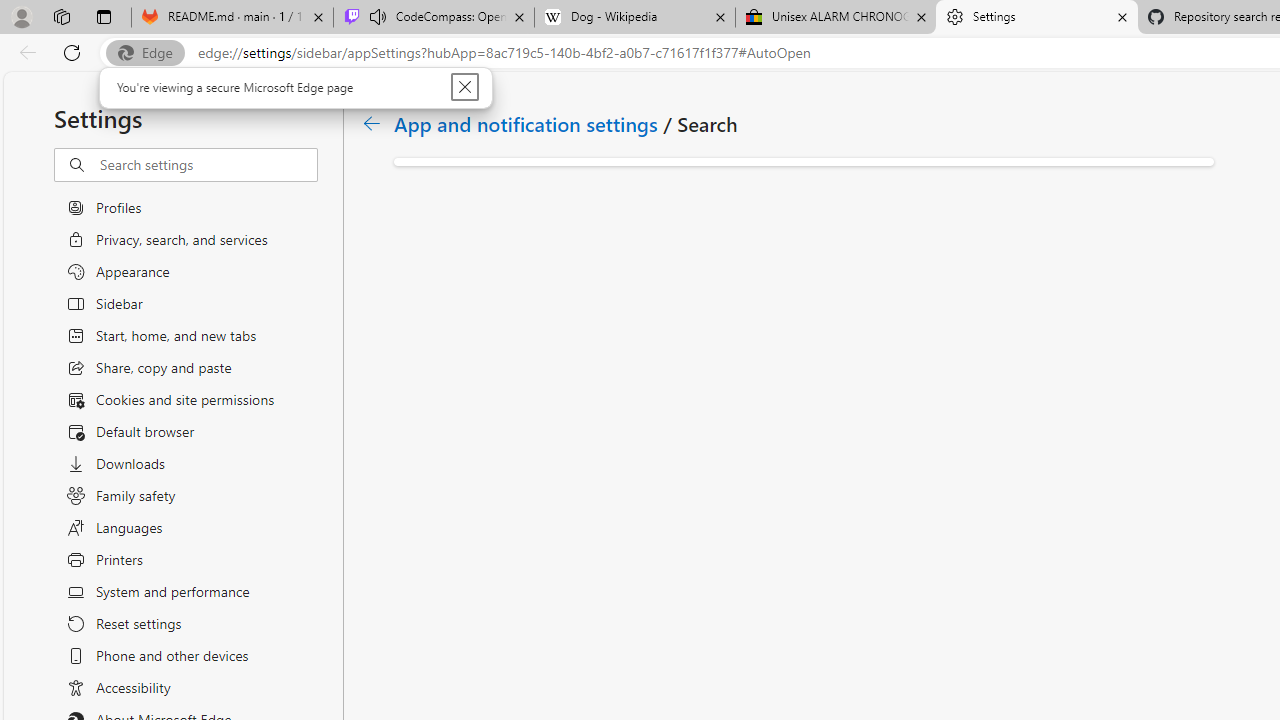 This screenshot has height=720, width=1280. Describe the element at coordinates (378, 16) in the screenshot. I see `'Mute tab'` at that location.